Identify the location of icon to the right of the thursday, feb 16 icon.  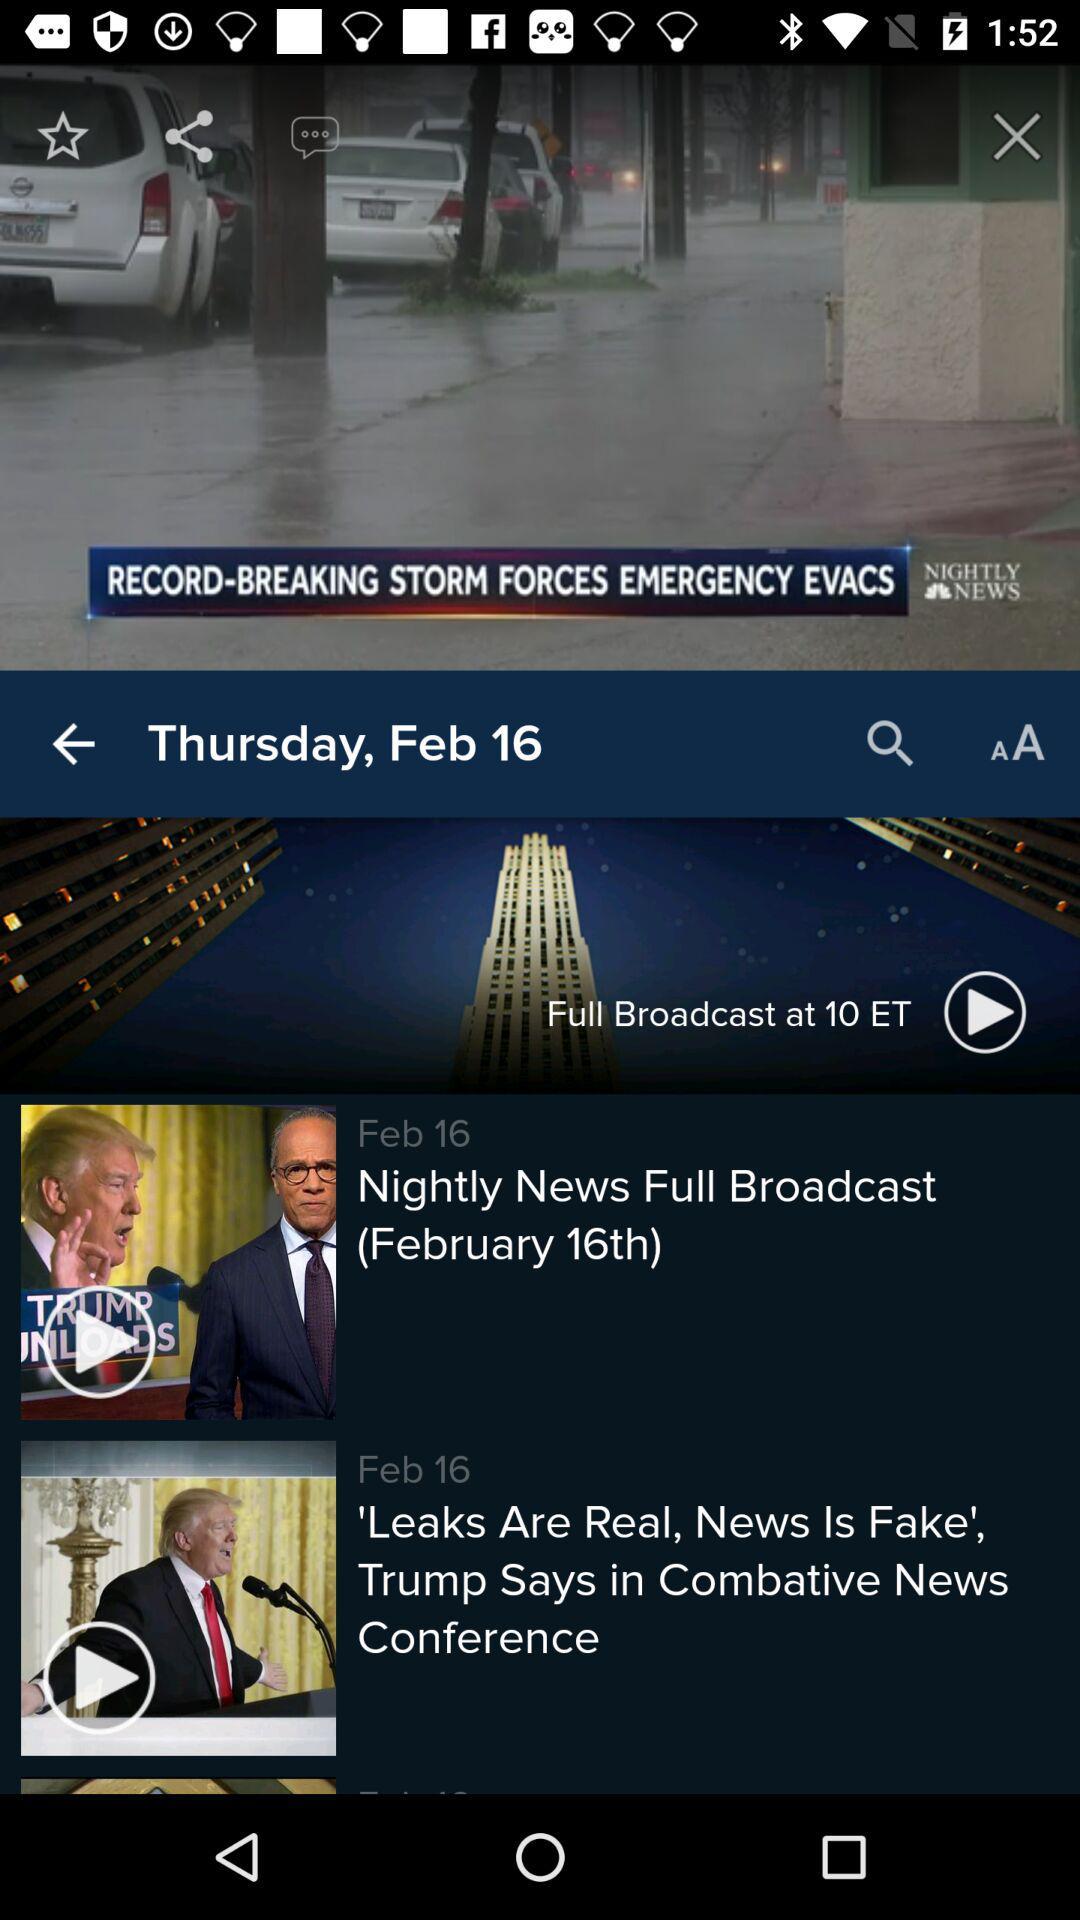
(890, 743).